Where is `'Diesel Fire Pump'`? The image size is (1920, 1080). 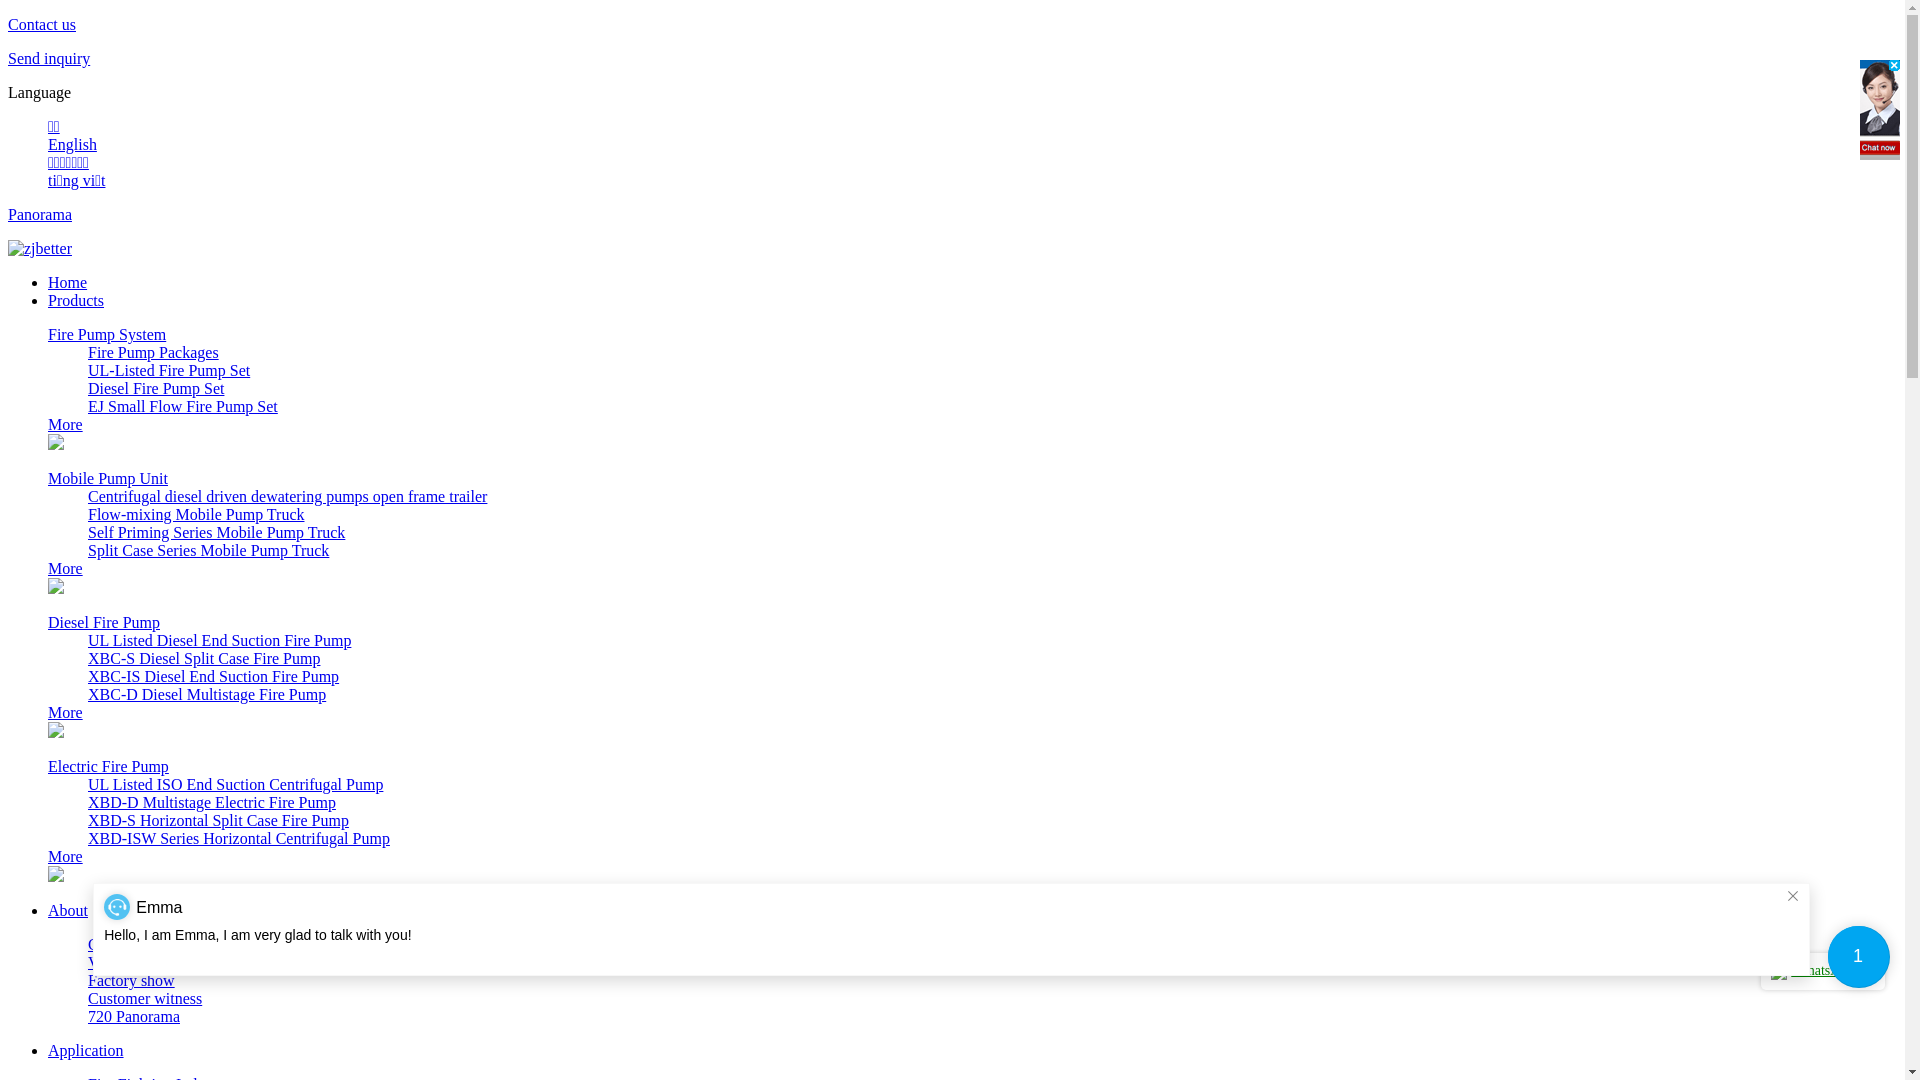
'Diesel Fire Pump' is located at coordinates (48, 621).